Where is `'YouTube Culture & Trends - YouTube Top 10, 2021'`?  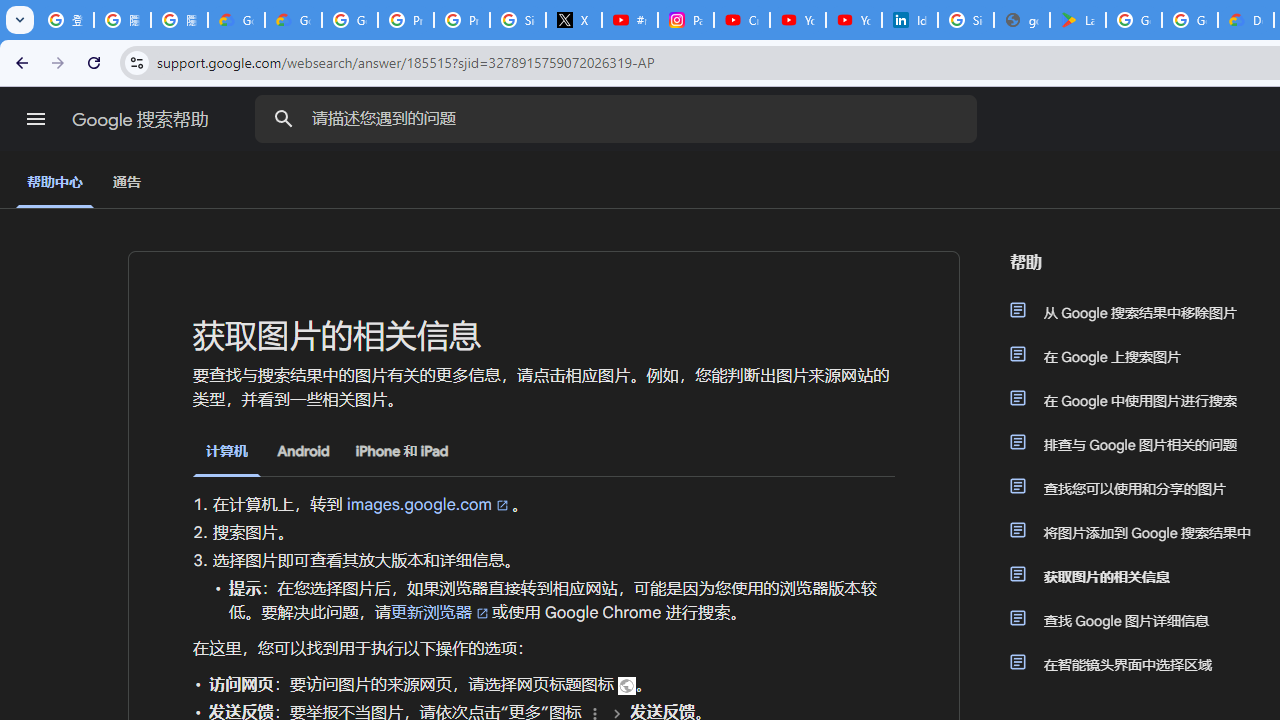 'YouTube Culture & Trends - YouTube Top 10, 2021' is located at coordinates (853, 20).